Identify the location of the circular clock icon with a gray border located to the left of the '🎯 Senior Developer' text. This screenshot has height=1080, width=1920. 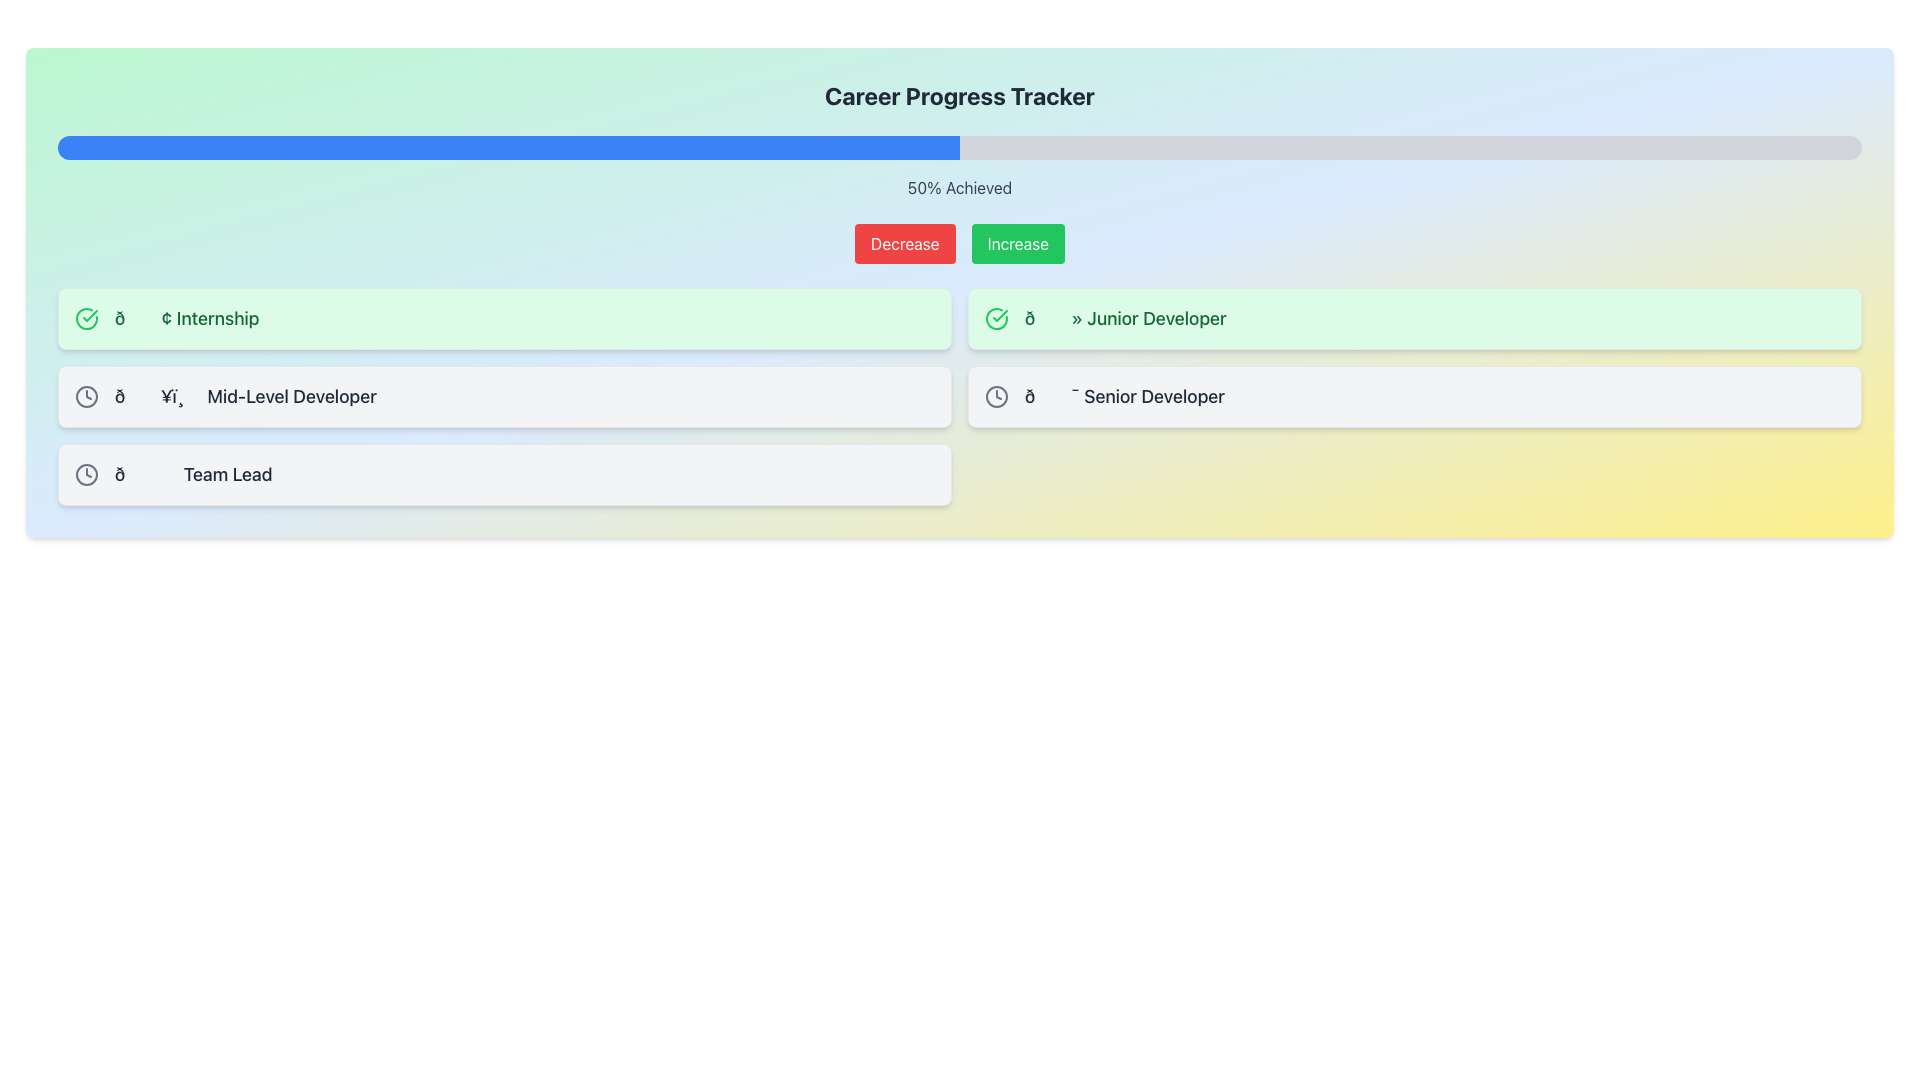
(997, 397).